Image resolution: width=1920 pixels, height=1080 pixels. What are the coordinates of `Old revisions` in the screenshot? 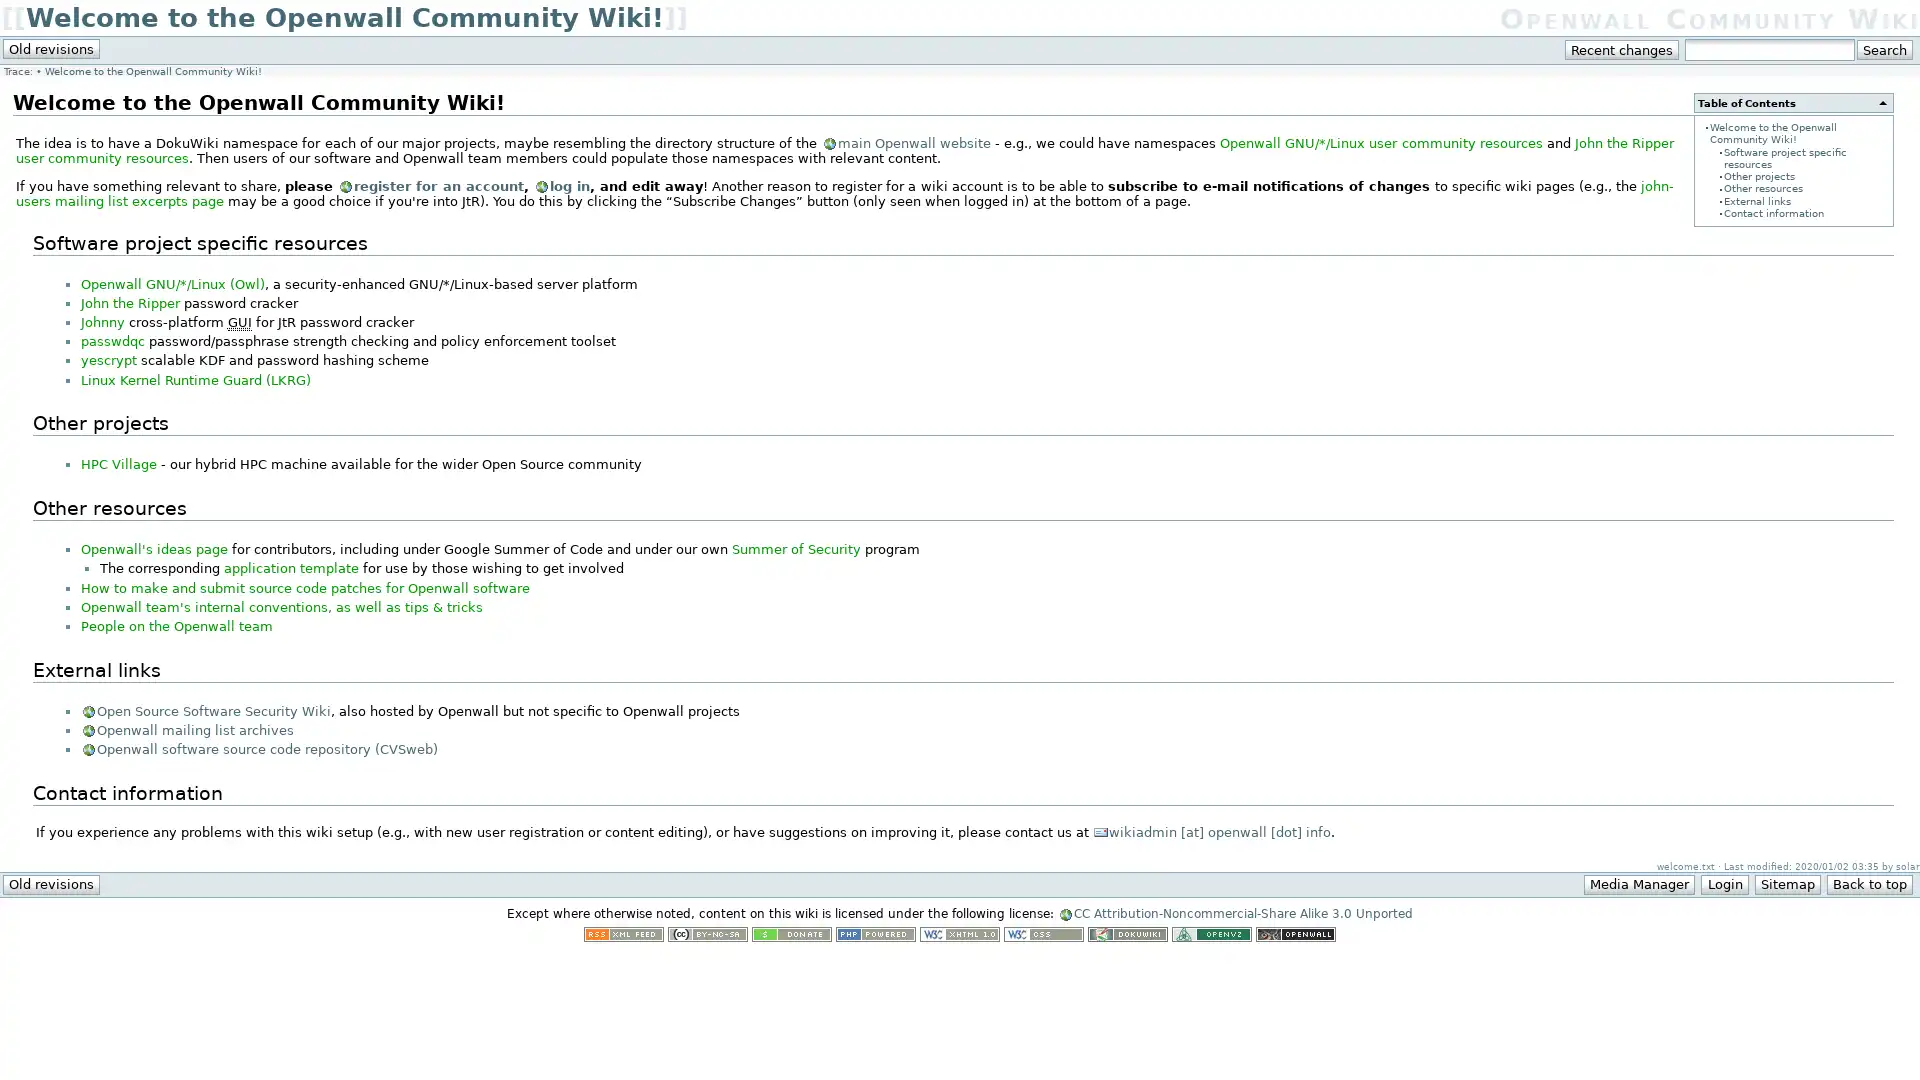 It's located at (51, 48).